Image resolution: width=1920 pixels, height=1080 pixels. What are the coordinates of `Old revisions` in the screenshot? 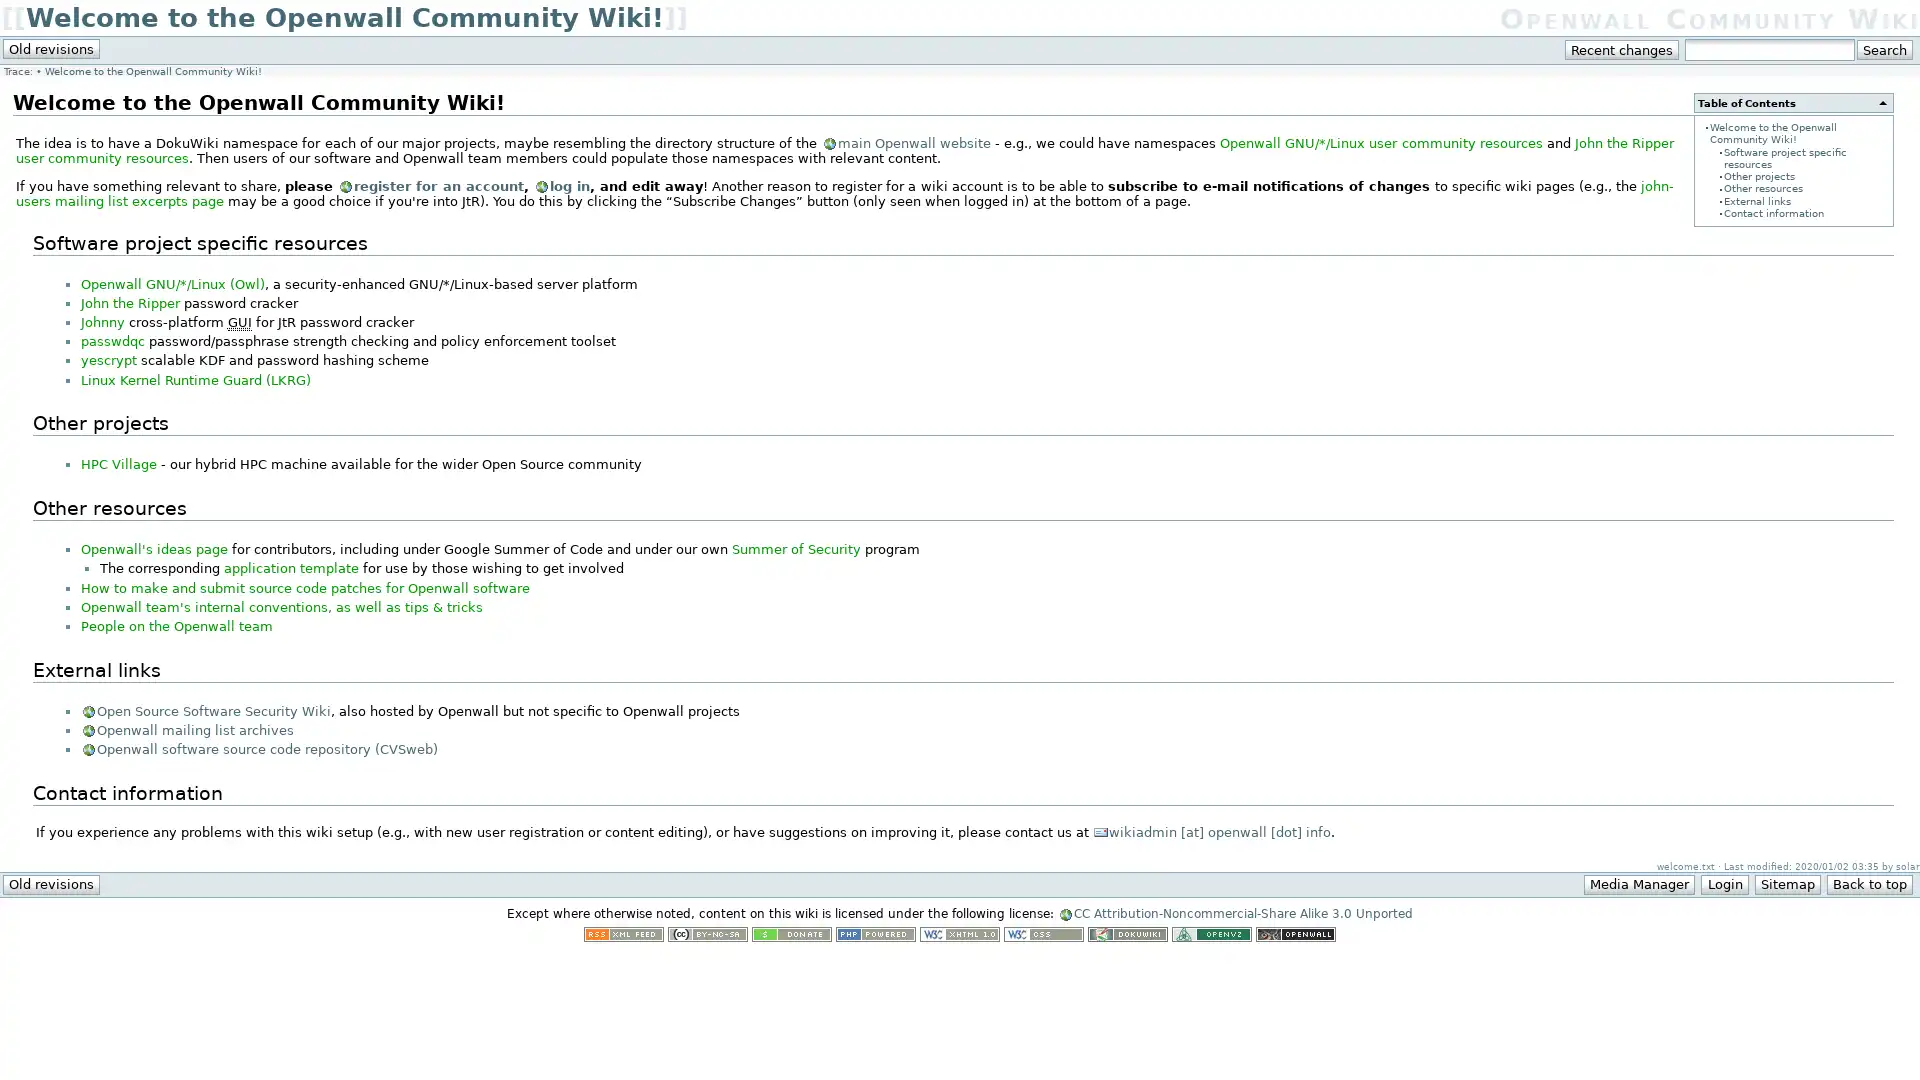 It's located at (51, 48).